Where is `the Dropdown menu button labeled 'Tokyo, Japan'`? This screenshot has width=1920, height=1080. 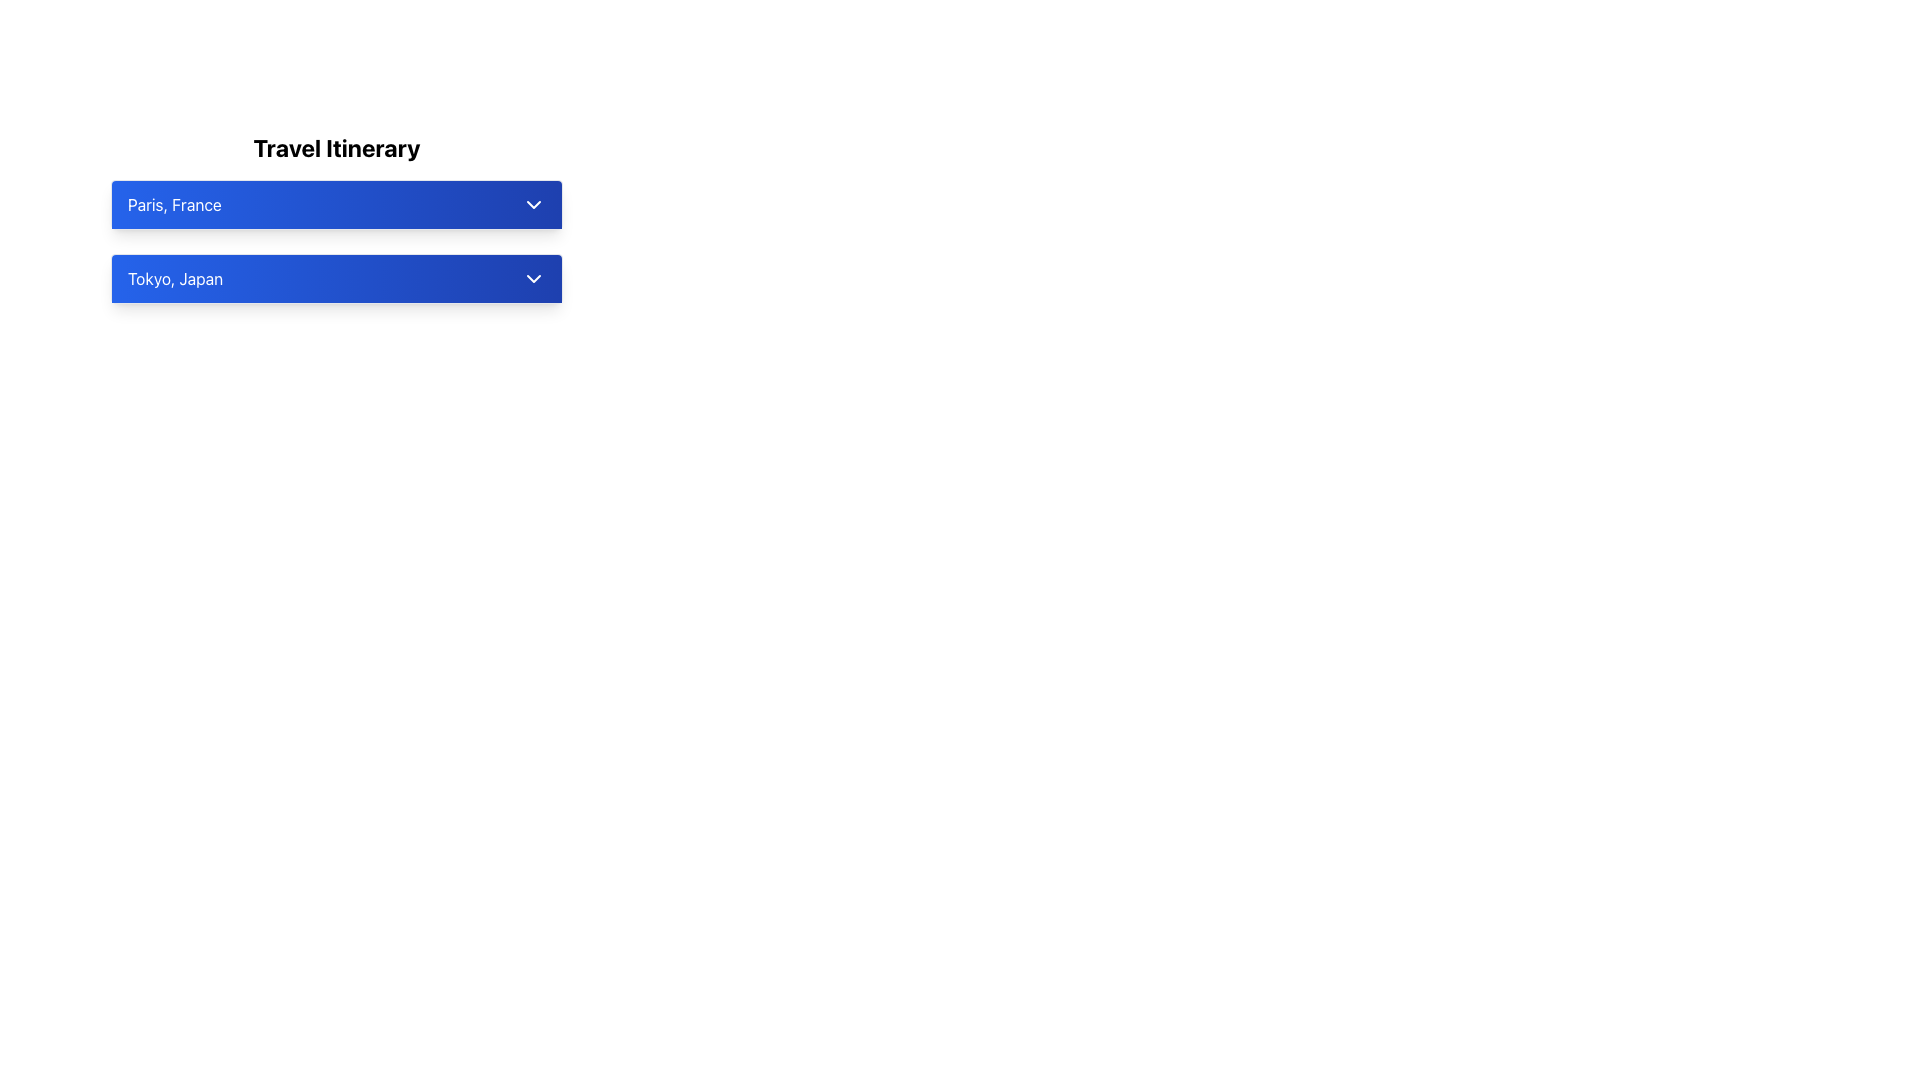 the Dropdown menu button labeled 'Tokyo, Japan' is located at coordinates (336, 278).